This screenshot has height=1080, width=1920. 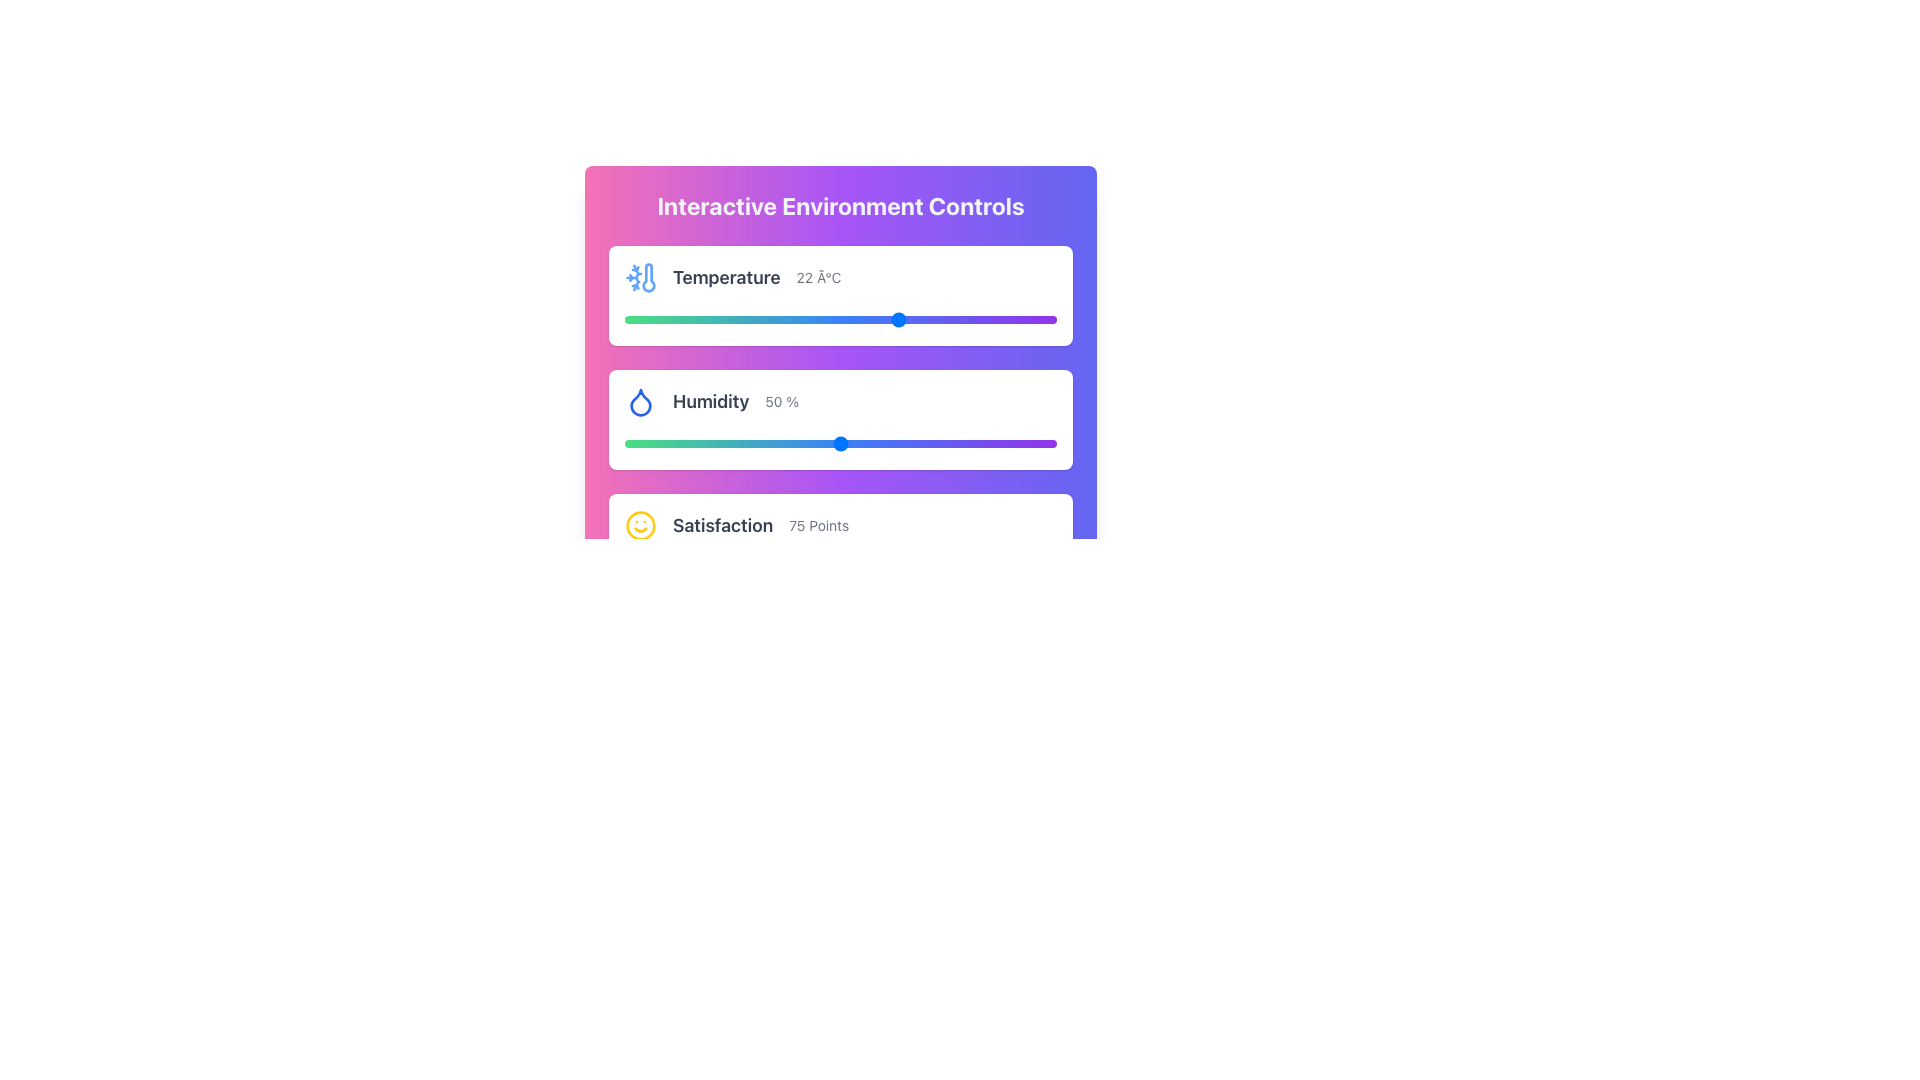 I want to click on the 'Humidity' text element, which is styled with a bold font and dark gray color, located in the upper-middle of the second card in a vertical stack of cards, so click(x=711, y=401).